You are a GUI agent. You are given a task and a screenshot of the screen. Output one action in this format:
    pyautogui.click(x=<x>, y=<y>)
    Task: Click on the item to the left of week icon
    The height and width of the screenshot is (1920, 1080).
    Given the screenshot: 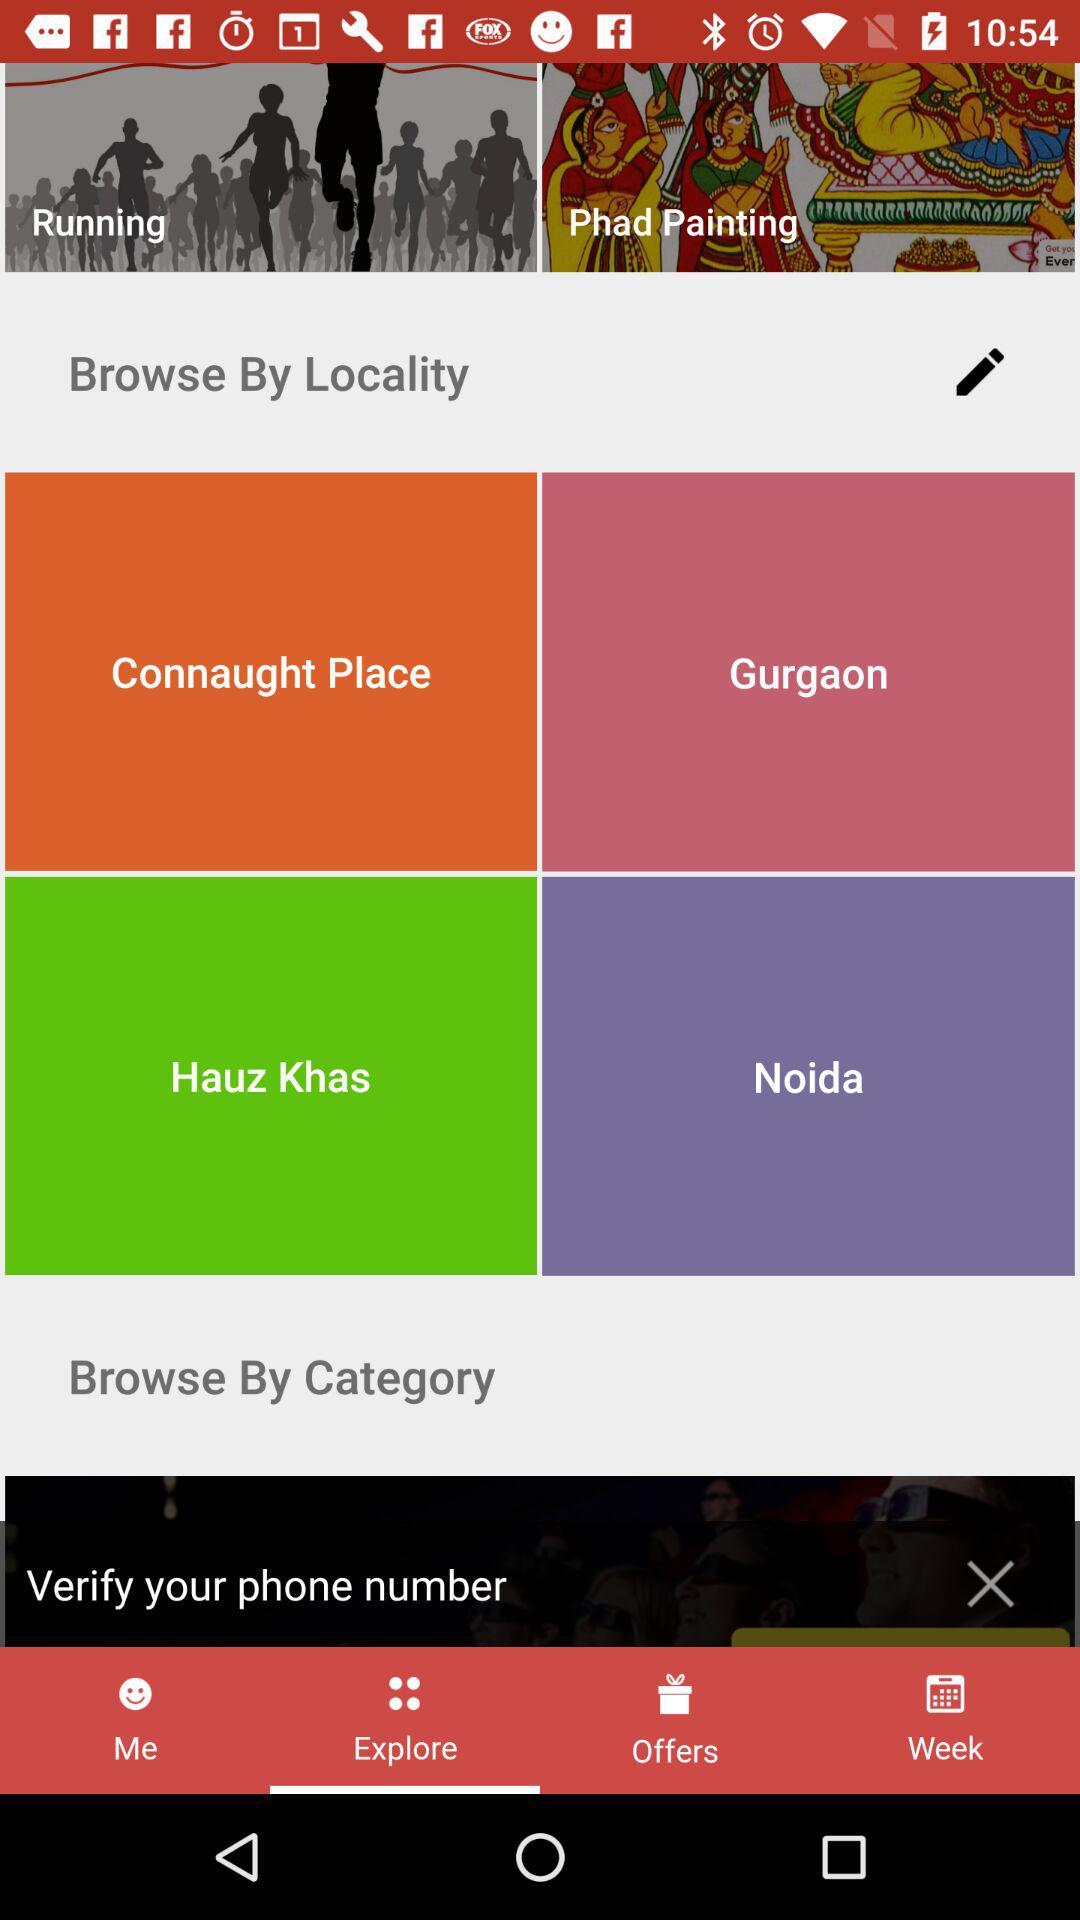 What is the action you would take?
    pyautogui.click(x=675, y=1719)
    